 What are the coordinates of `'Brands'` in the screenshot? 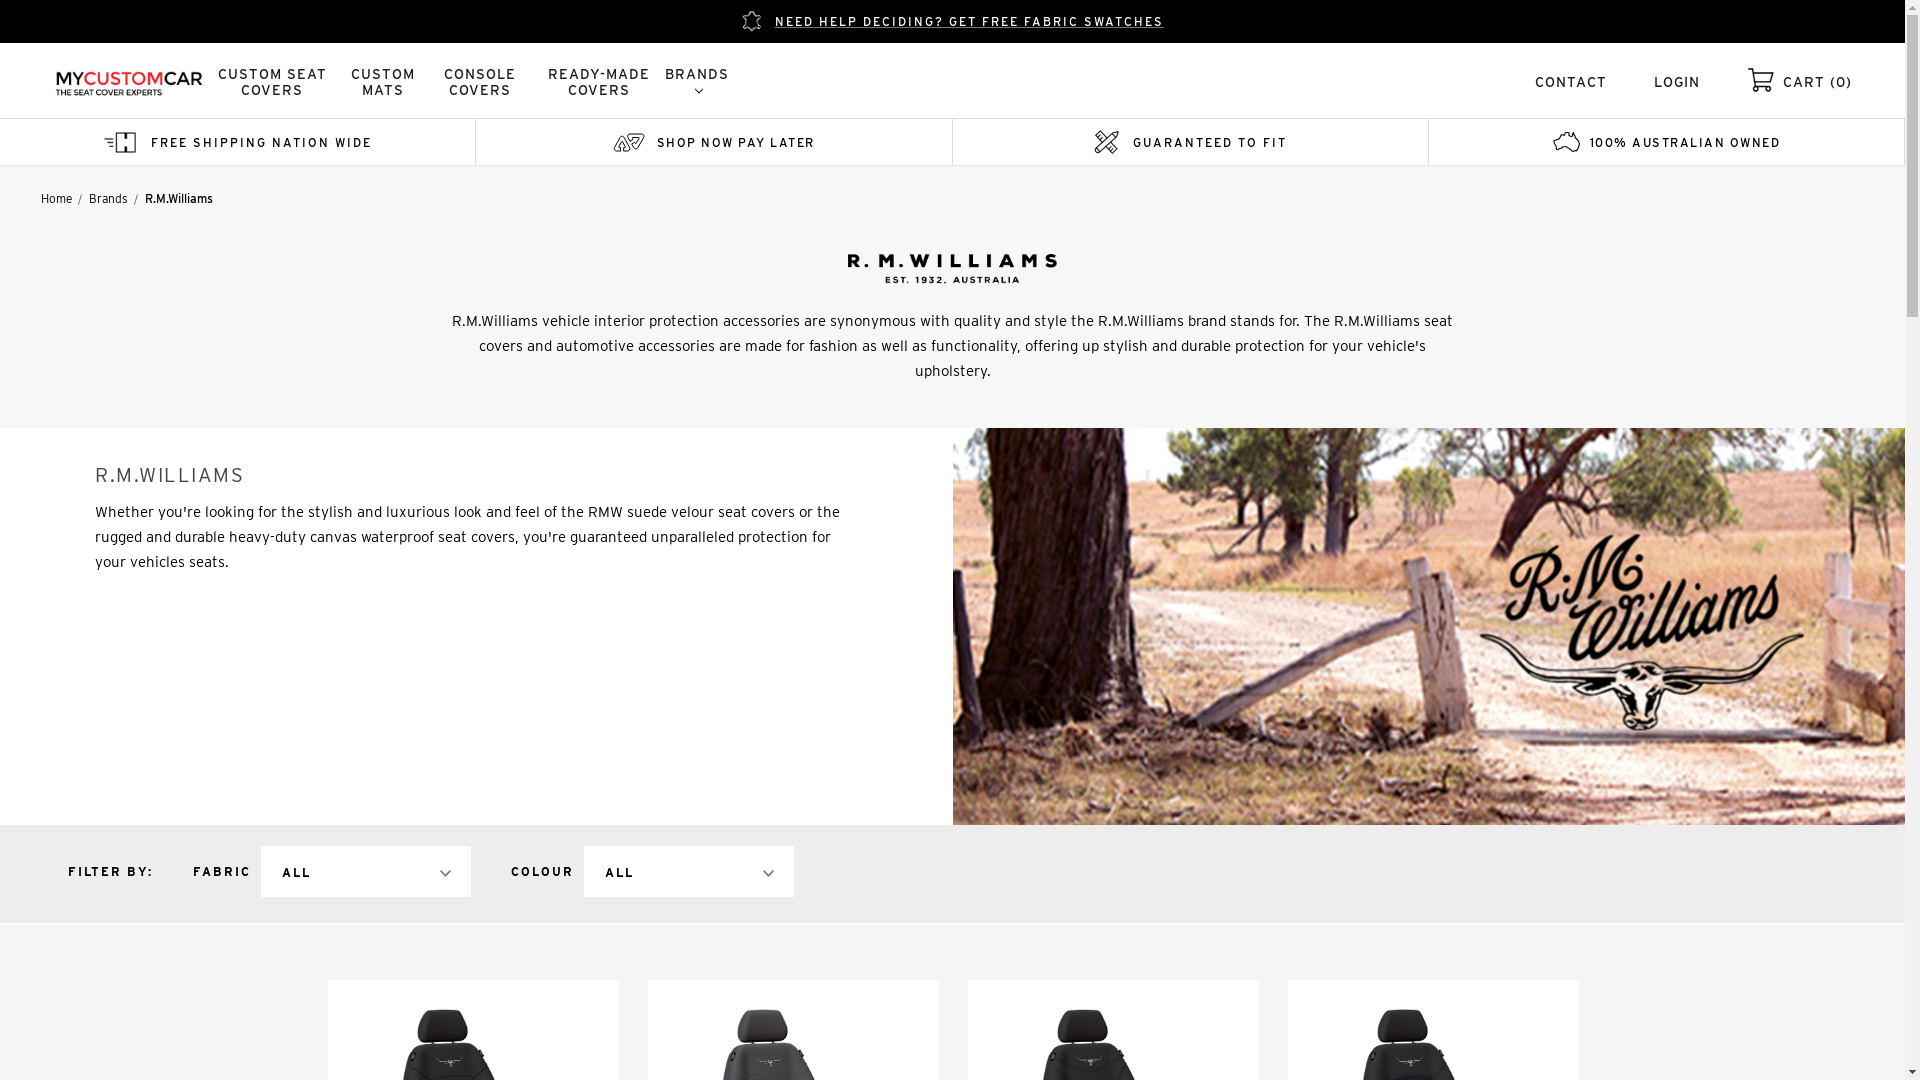 It's located at (107, 198).